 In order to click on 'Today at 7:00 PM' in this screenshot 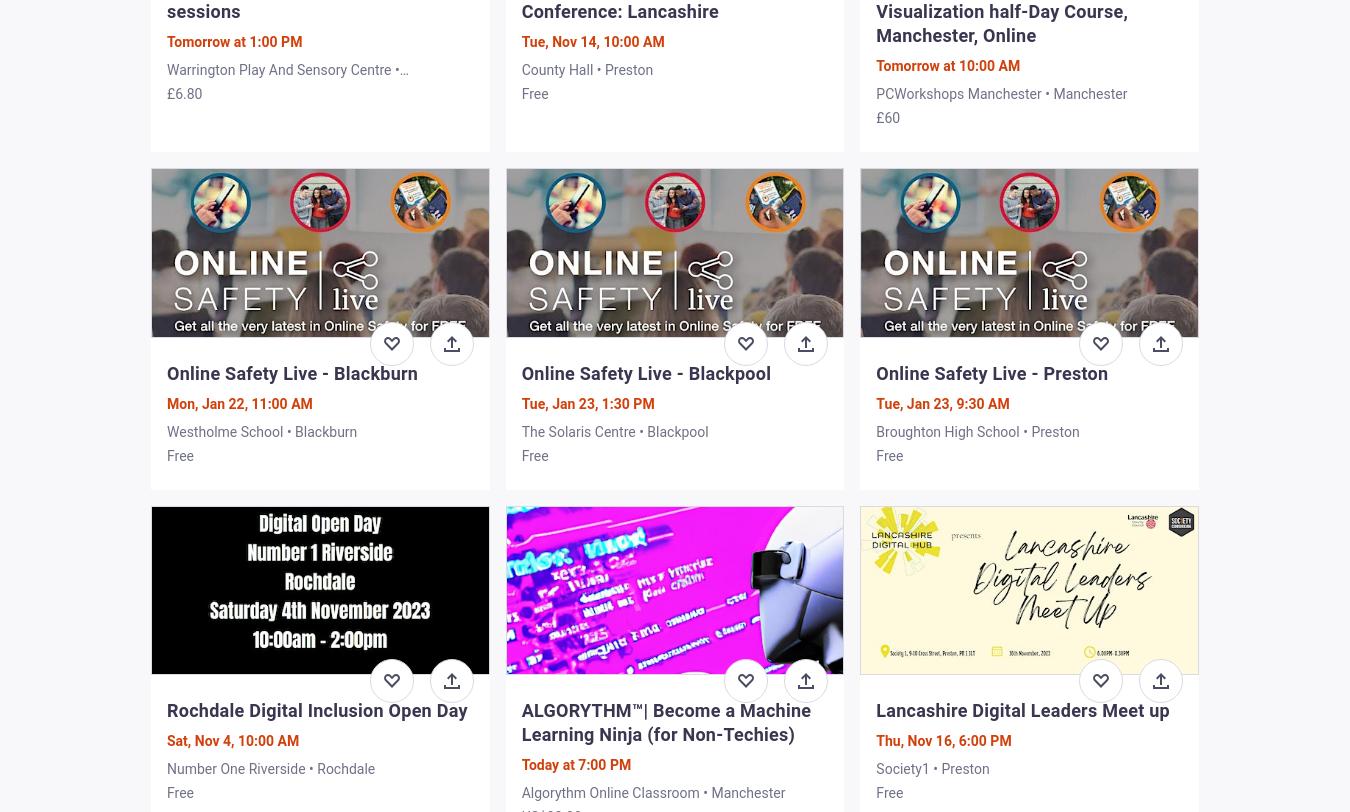, I will do `click(576, 764)`.